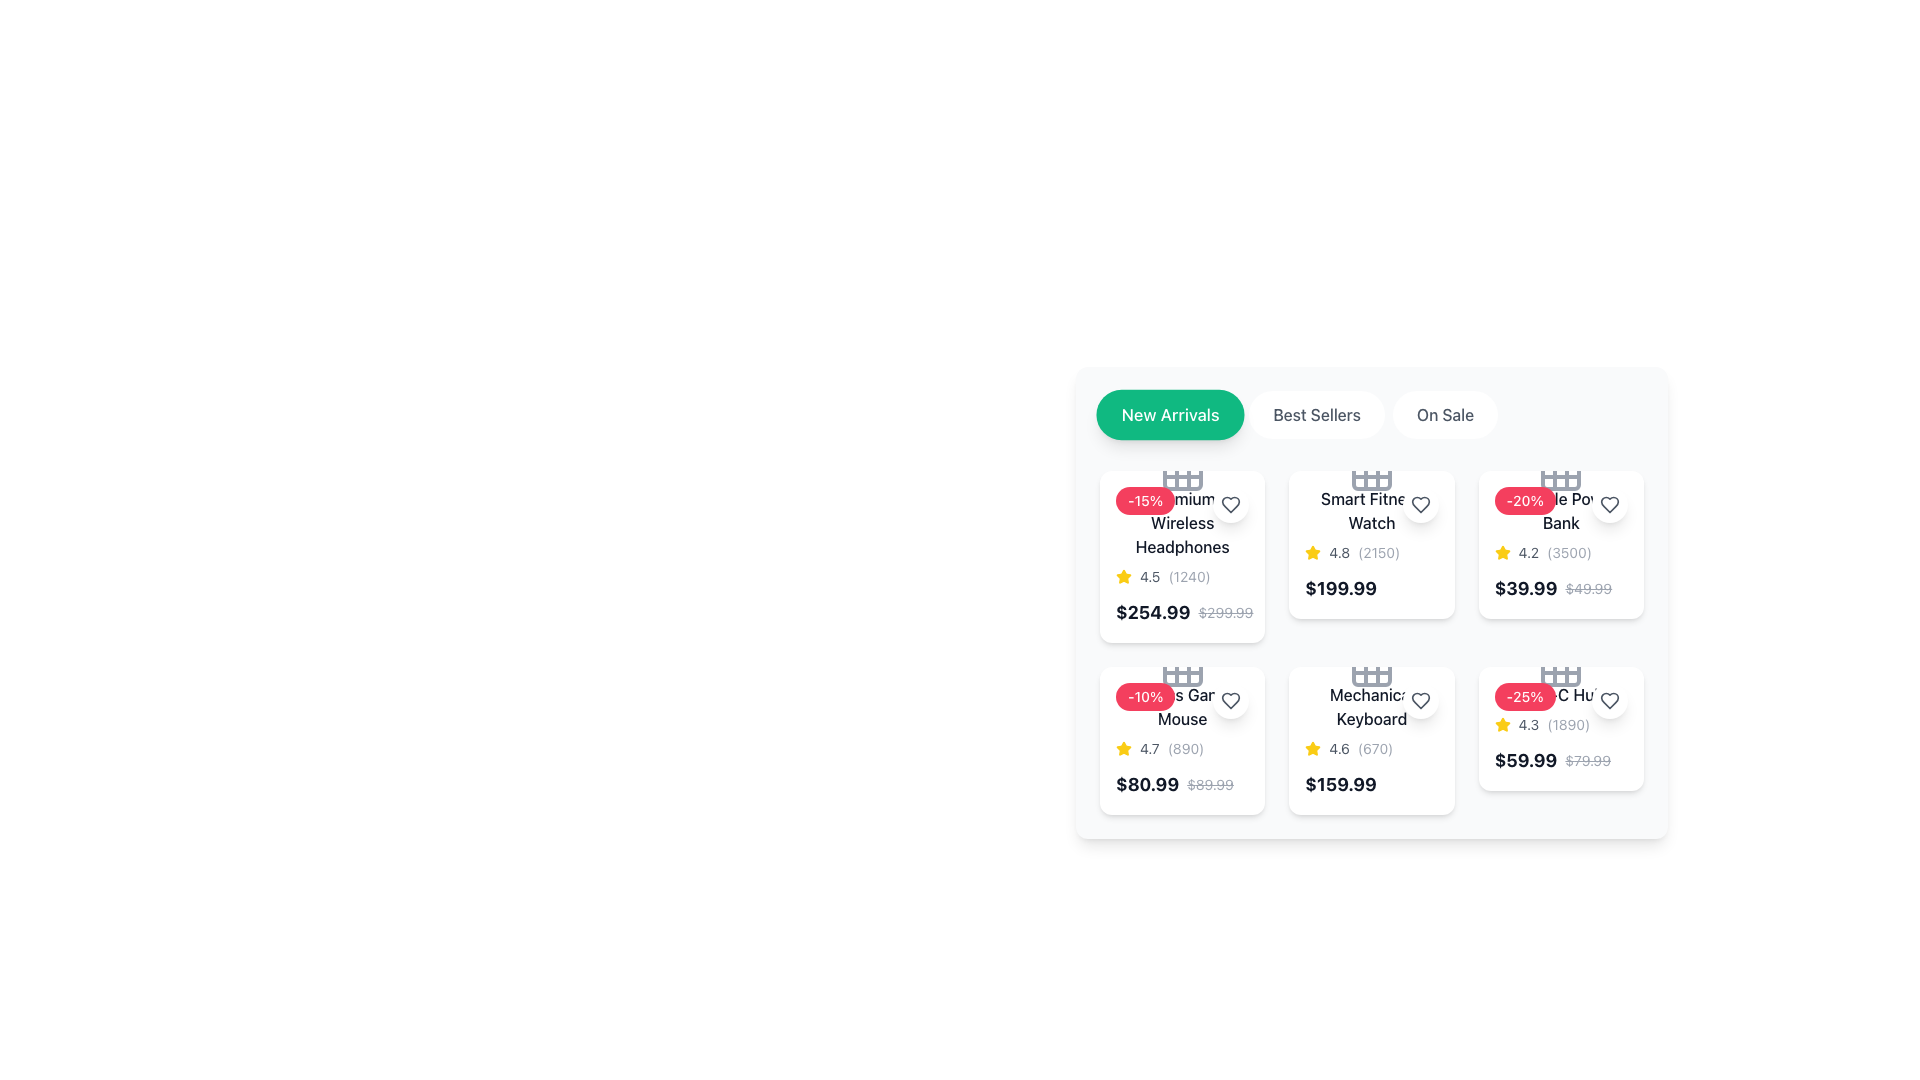 This screenshot has height=1080, width=1920. I want to click on the text label displaying 'Mechanical Keyboard' located in the second row and third column of the grid, so click(1371, 705).